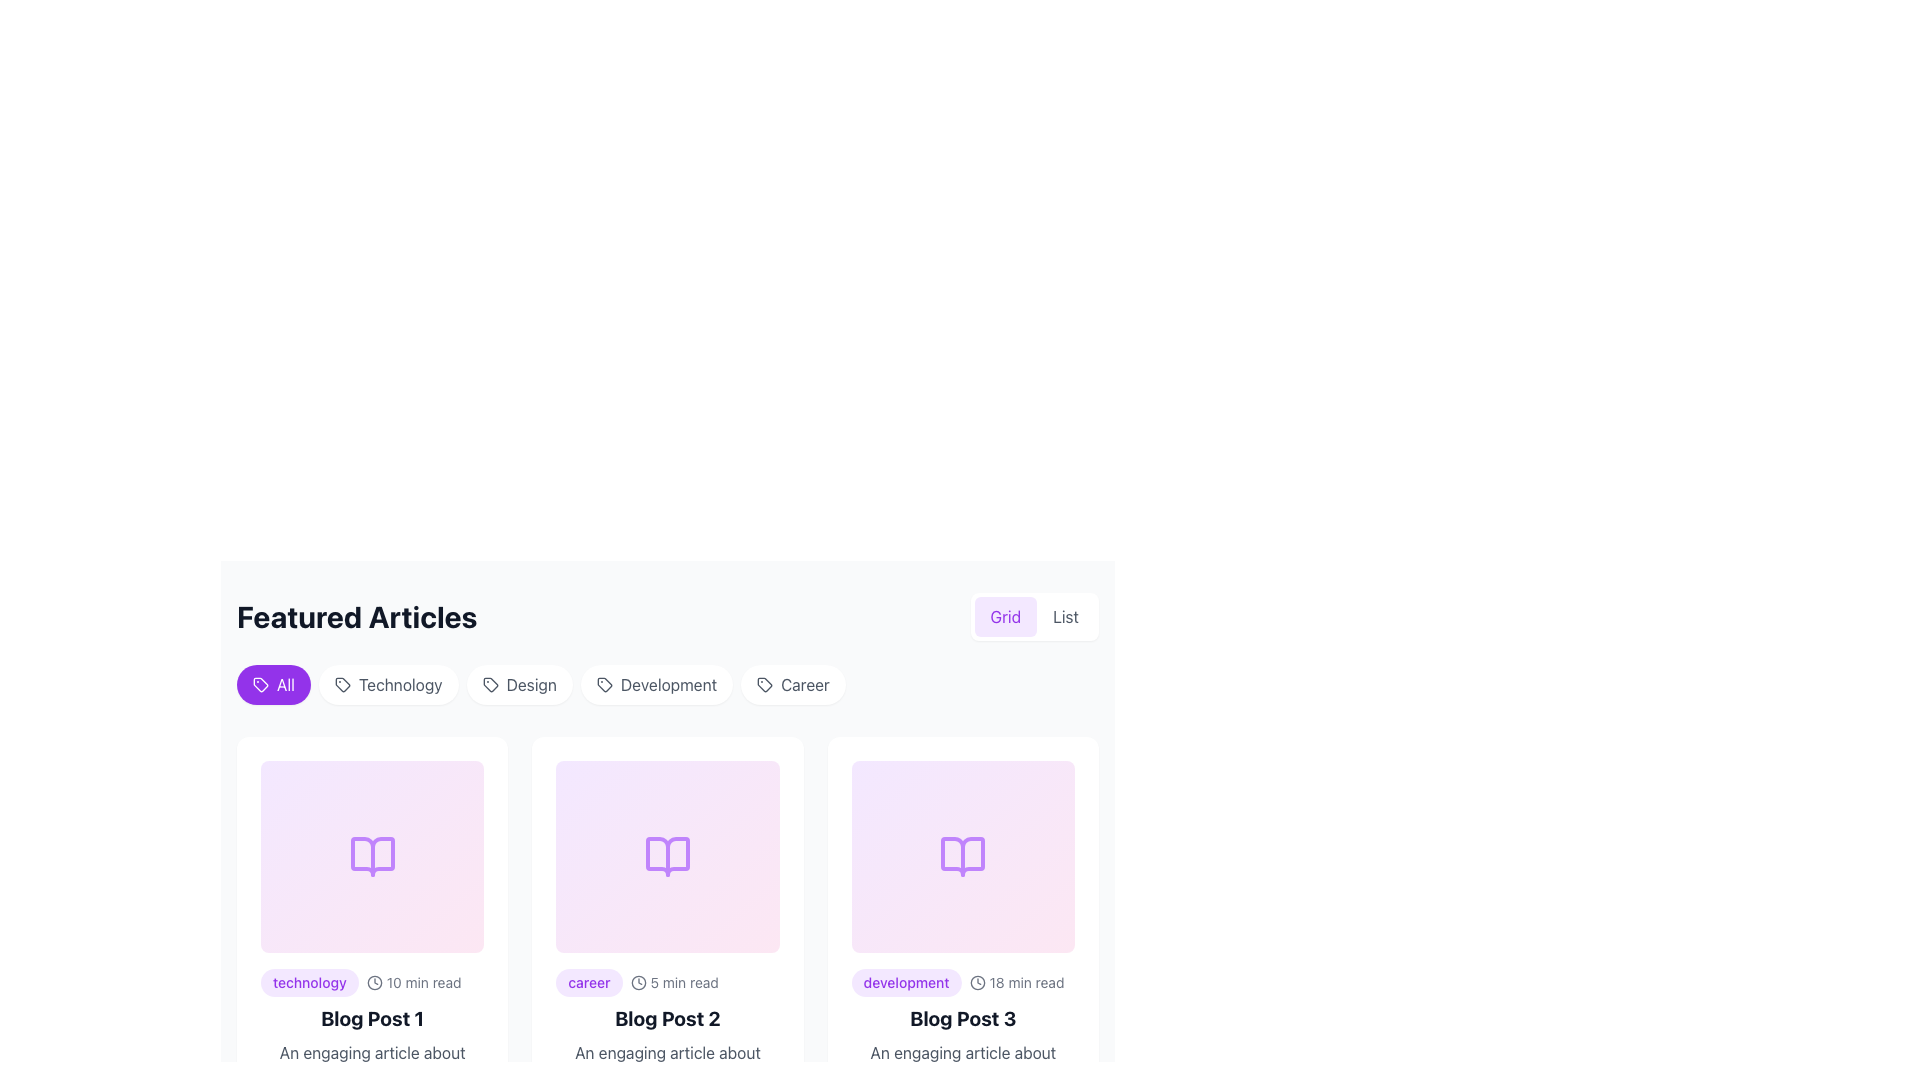  I want to click on the 'Technology' button, which is styled with rounded corners, a white background, grey text, and an icon depicting a tag on the left, so click(388, 684).